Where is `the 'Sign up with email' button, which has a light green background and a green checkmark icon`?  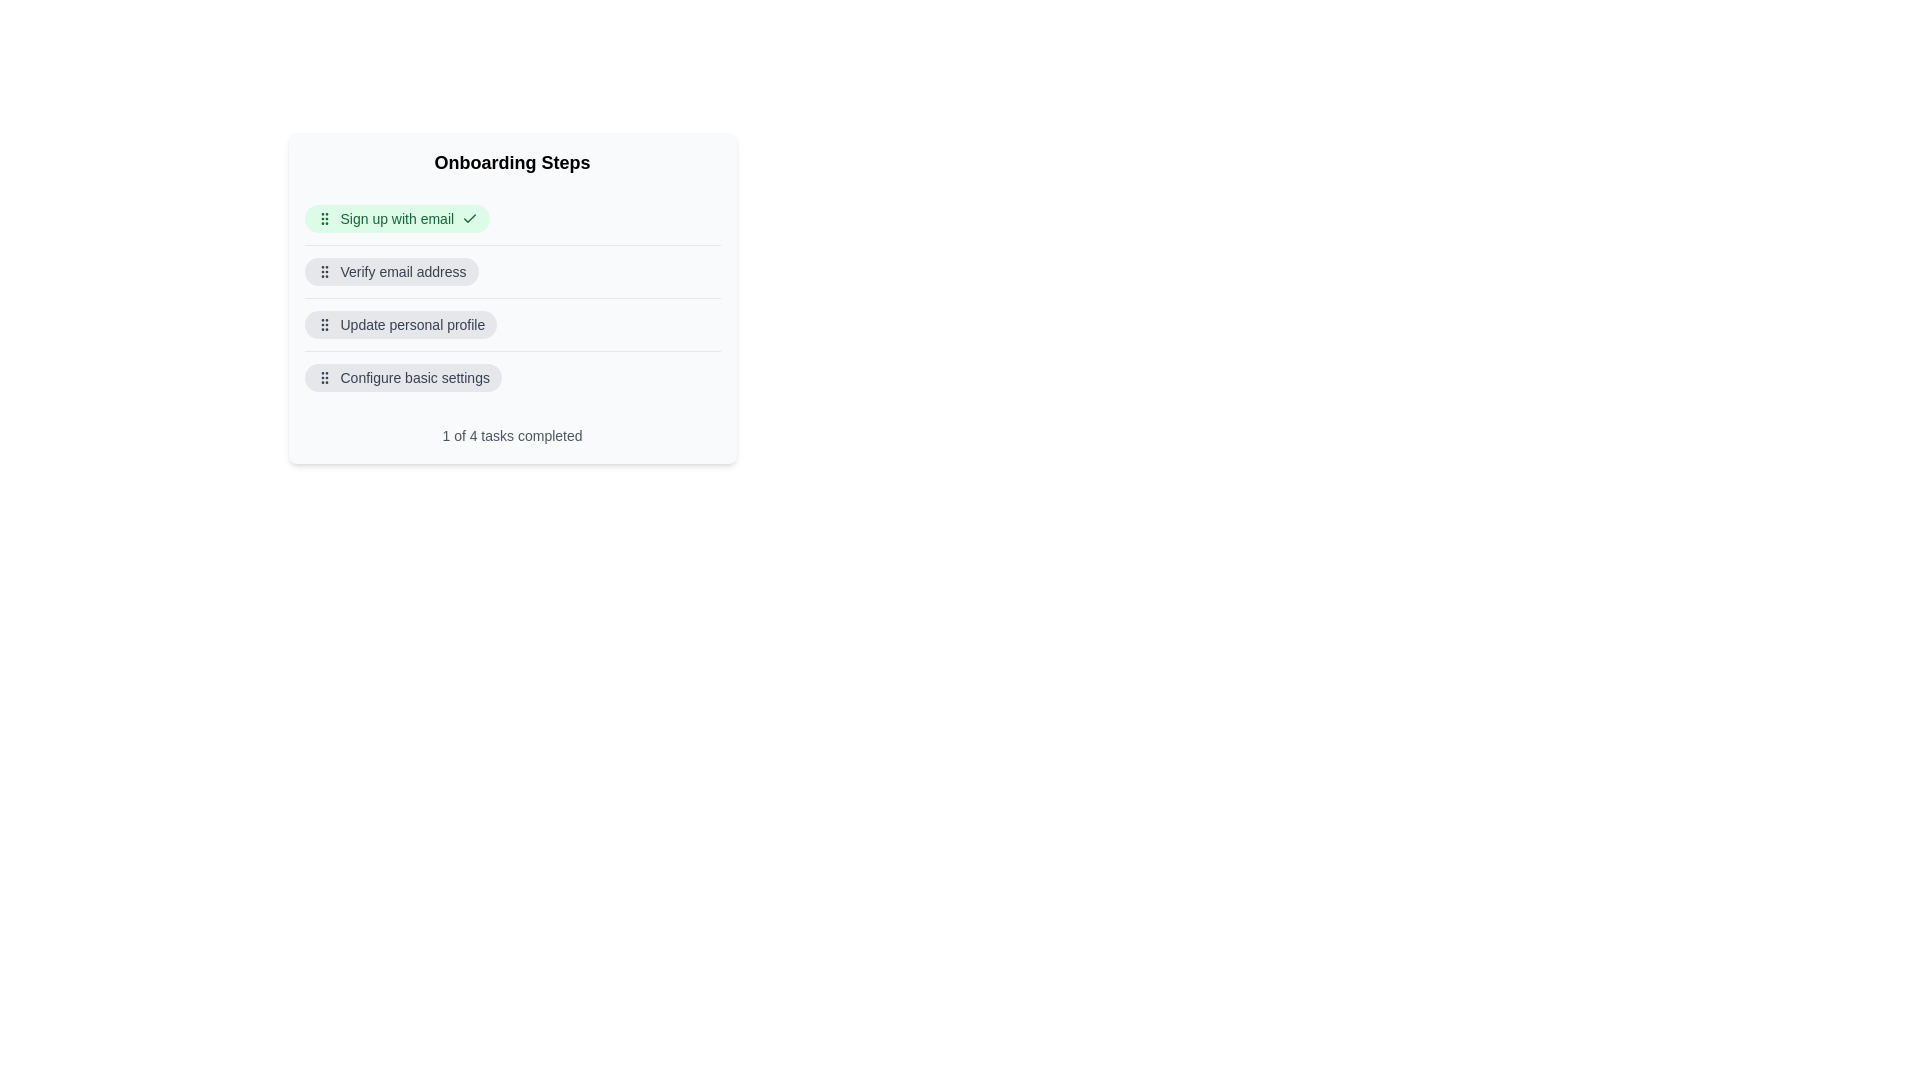
the 'Sign up with email' button, which has a light green background and a green checkmark icon is located at coordinates (512, 219).